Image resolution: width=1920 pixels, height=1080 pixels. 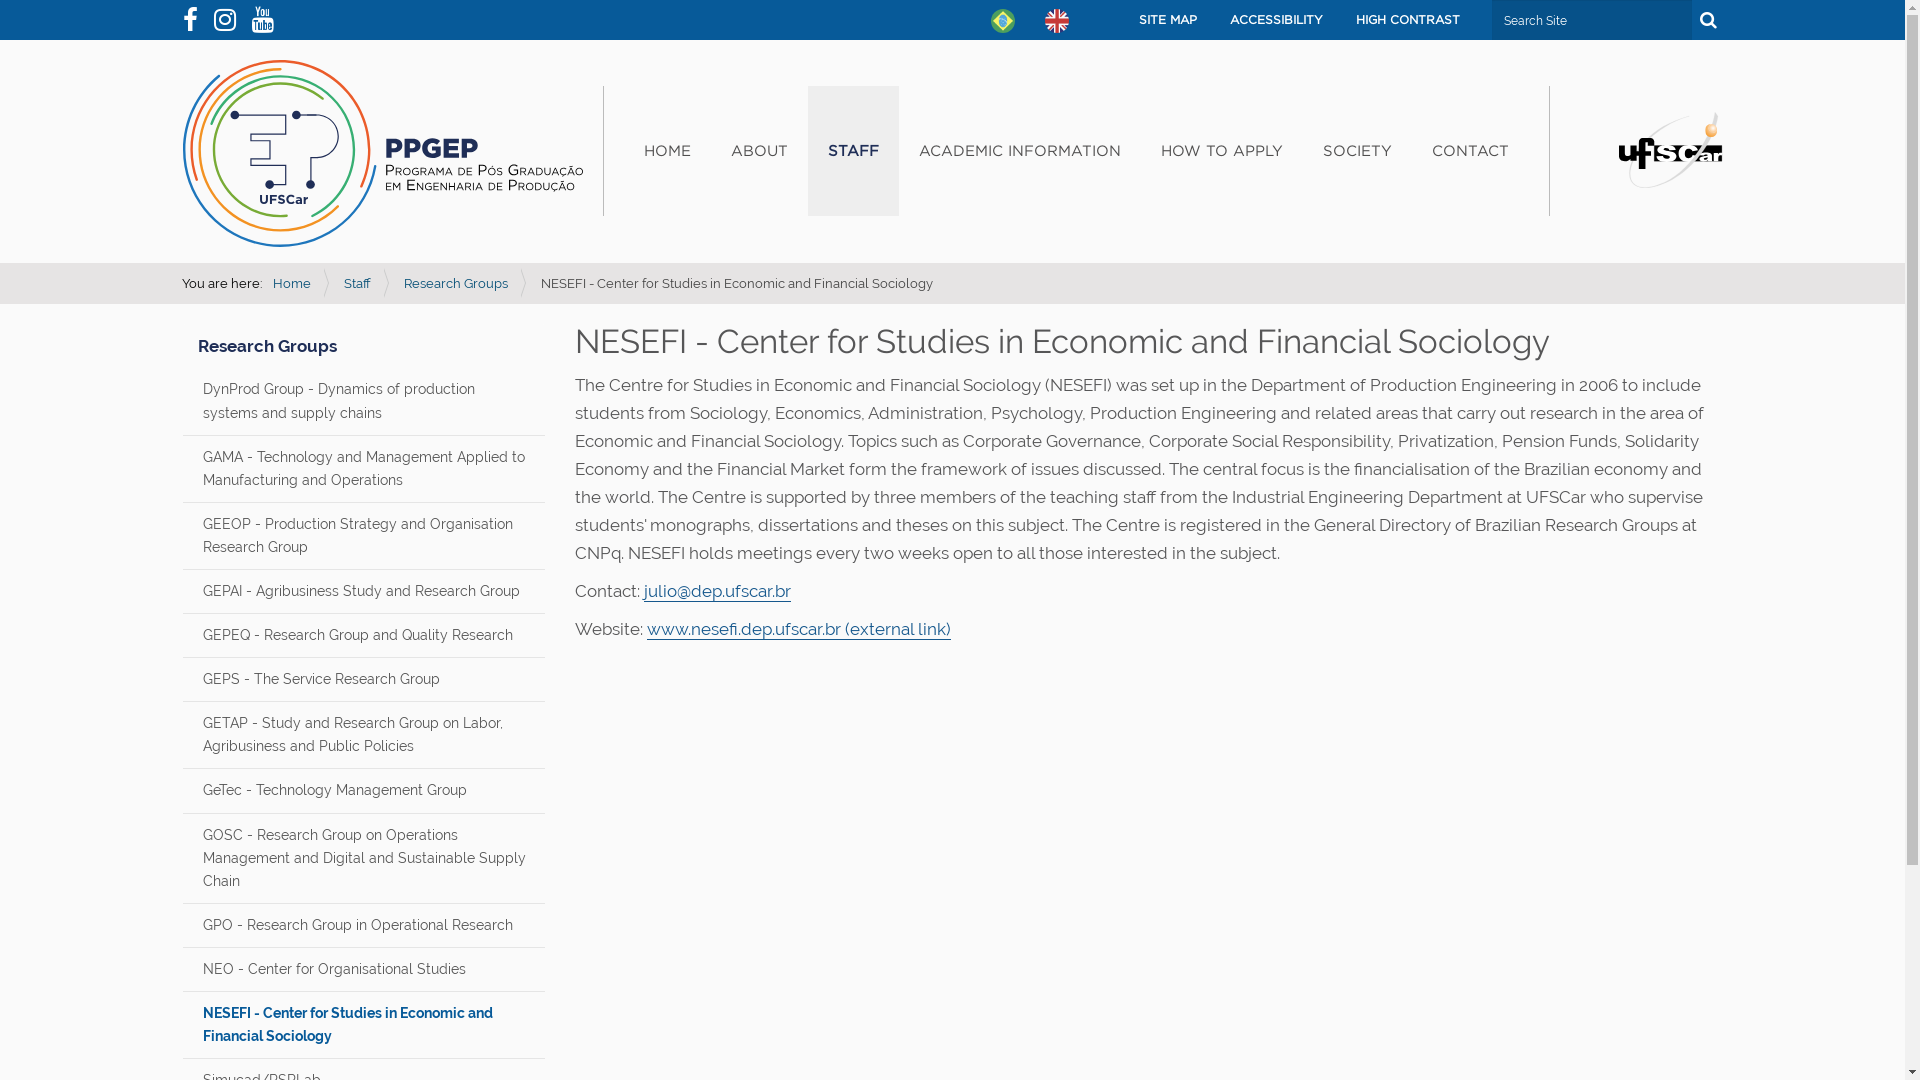 What do you see at coordinates (757, 149) in the screenshot?
I see `'ABOUT'` at bounding box center [757, 149].